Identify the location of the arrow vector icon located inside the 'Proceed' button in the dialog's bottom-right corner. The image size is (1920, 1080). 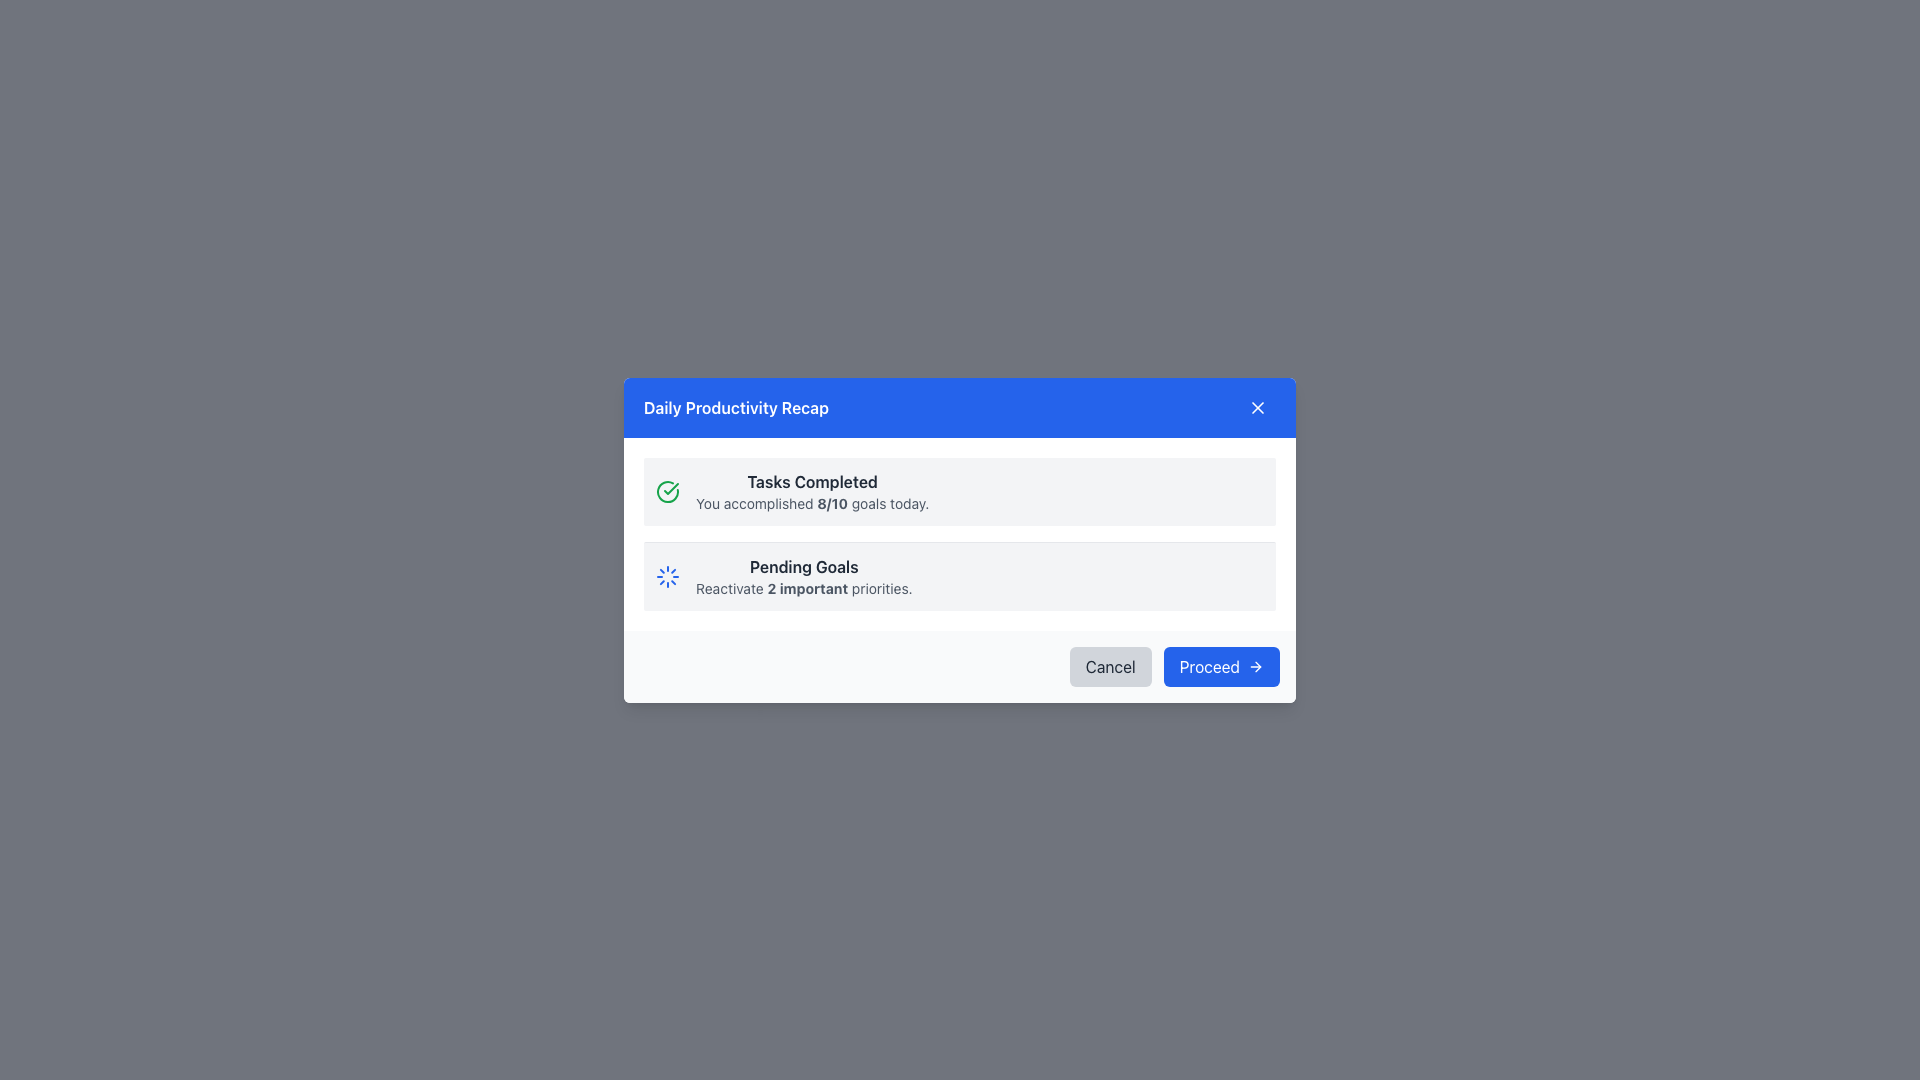
(1257, 666).